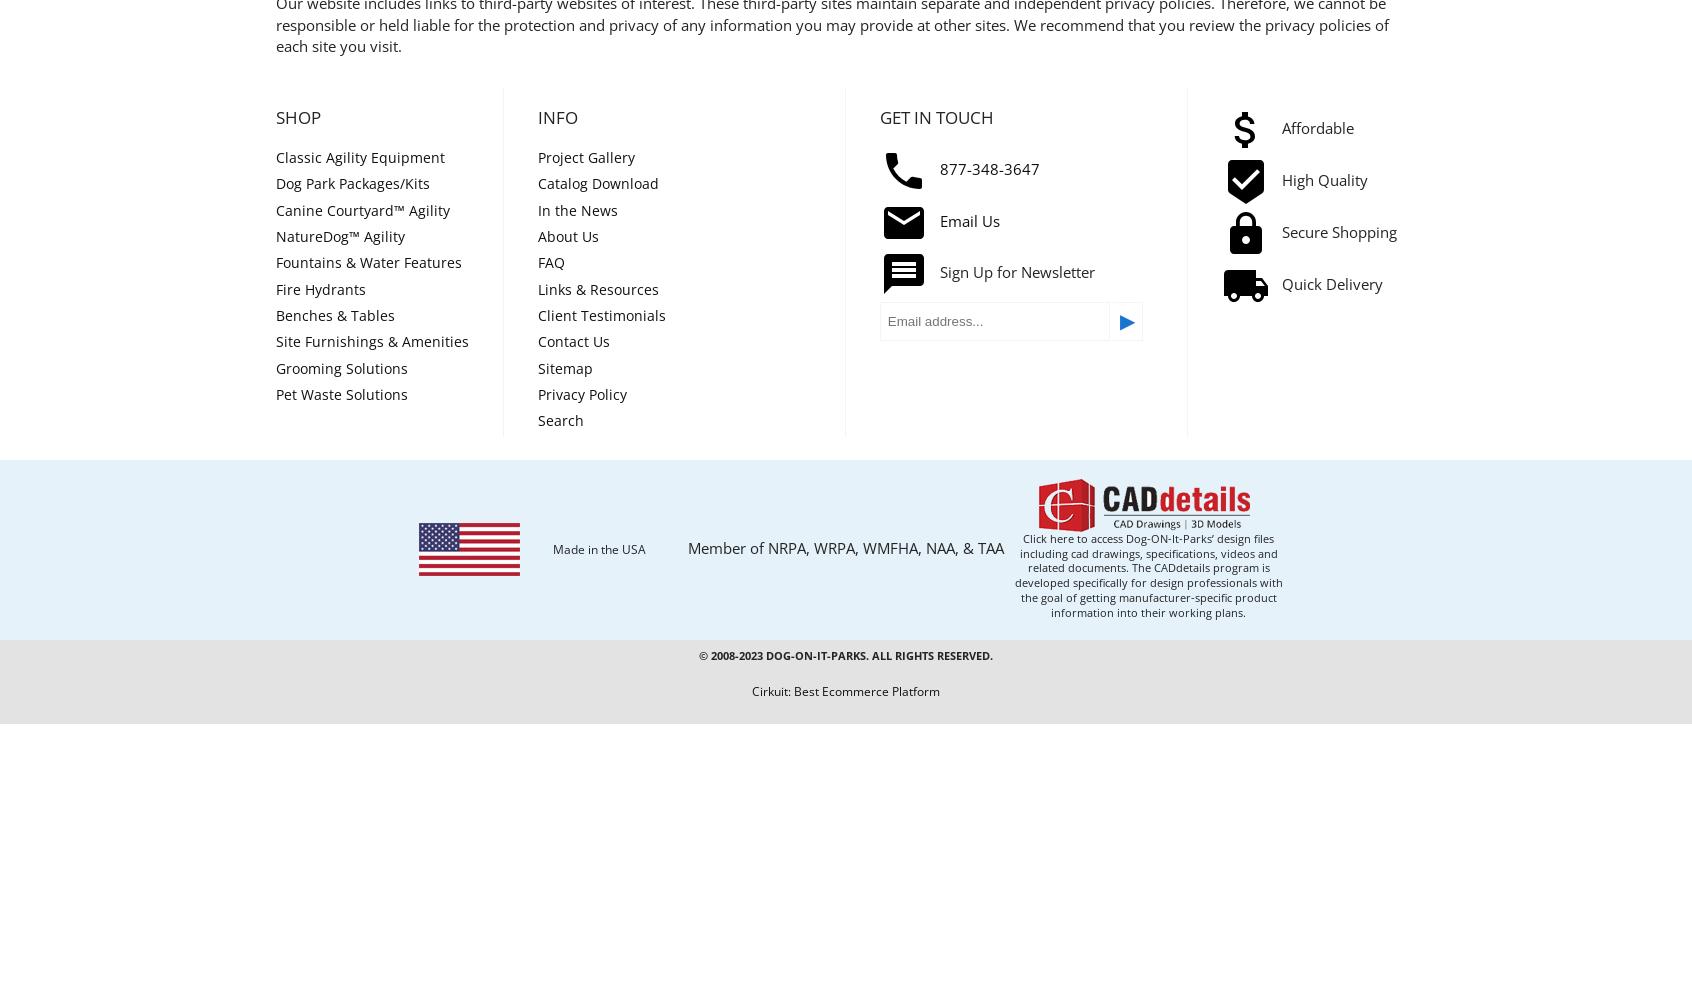 The height and width of the screenshot is (1000, 1692). I want to click on 'Made in the USA', so click(552, 549).